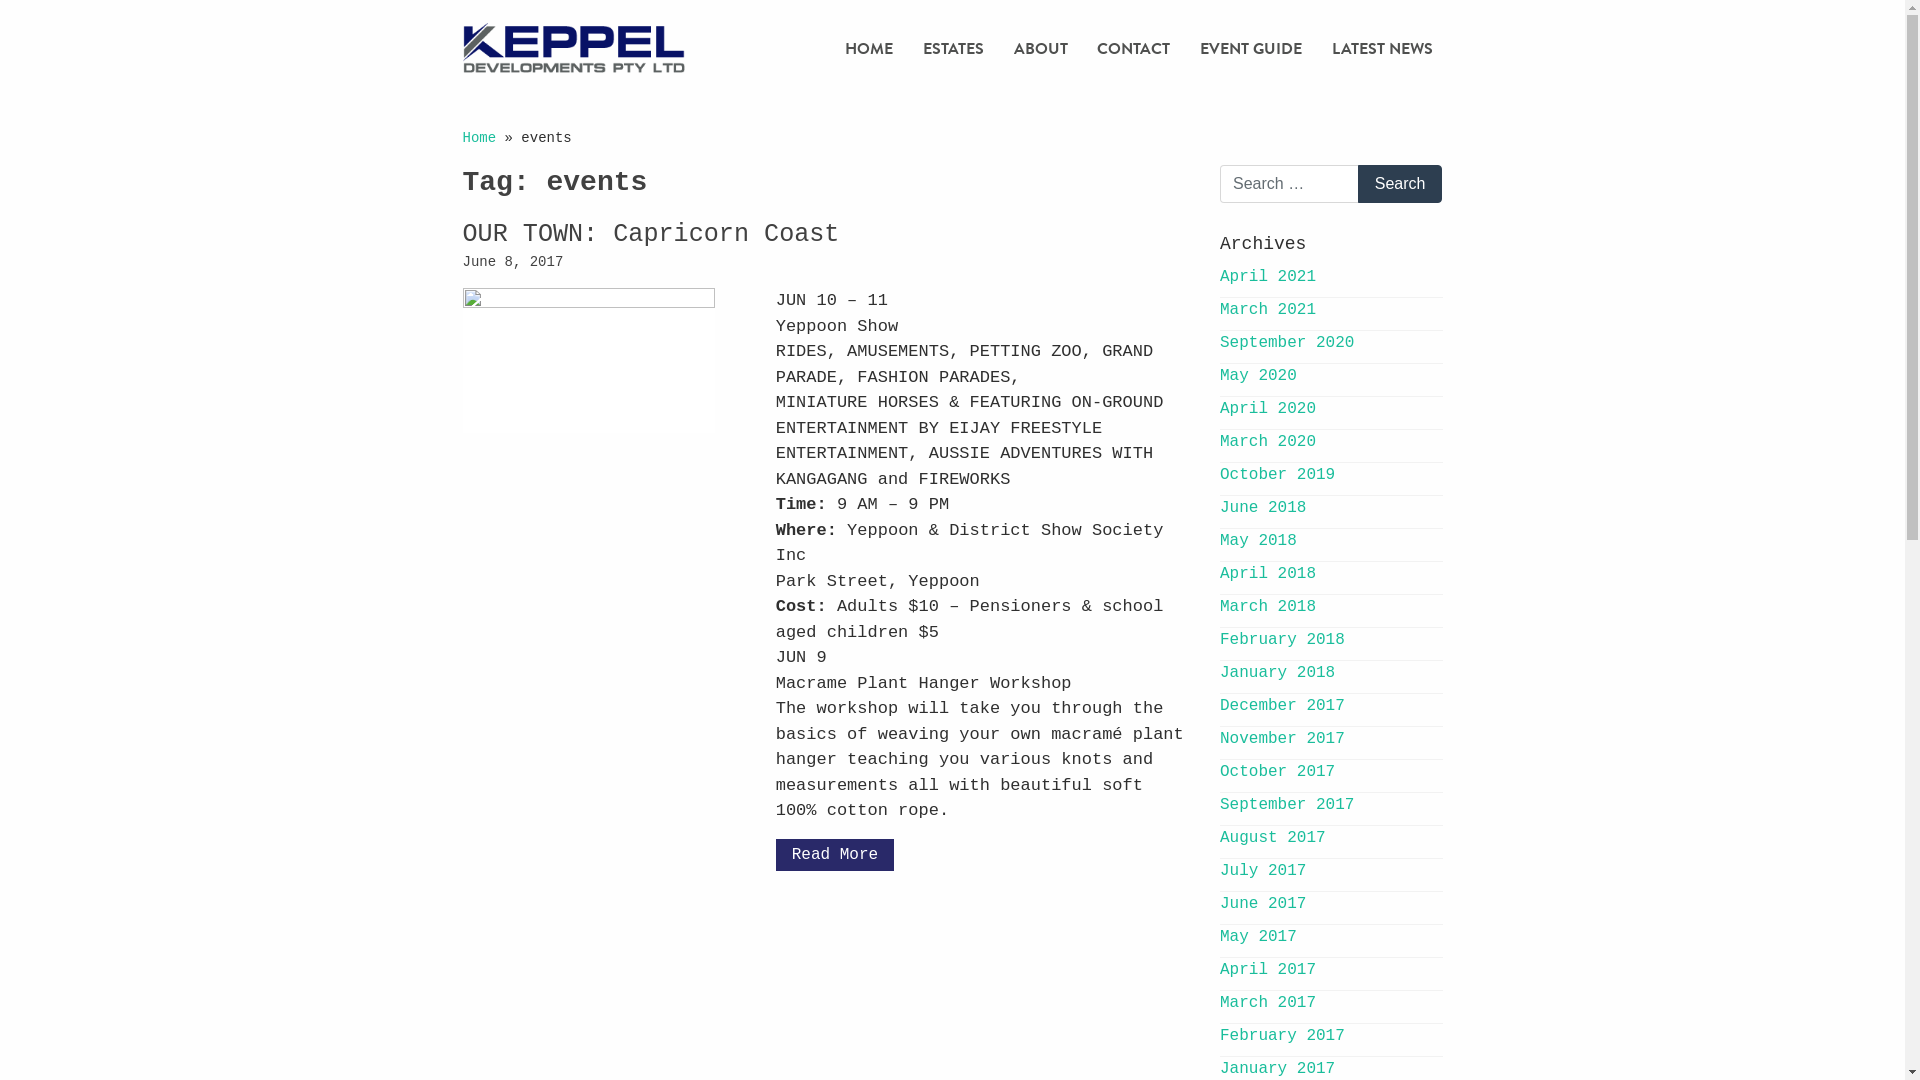 This screenshot has width=1920, height=1080. I want to click on 'March 2021', so click(1218, 309).